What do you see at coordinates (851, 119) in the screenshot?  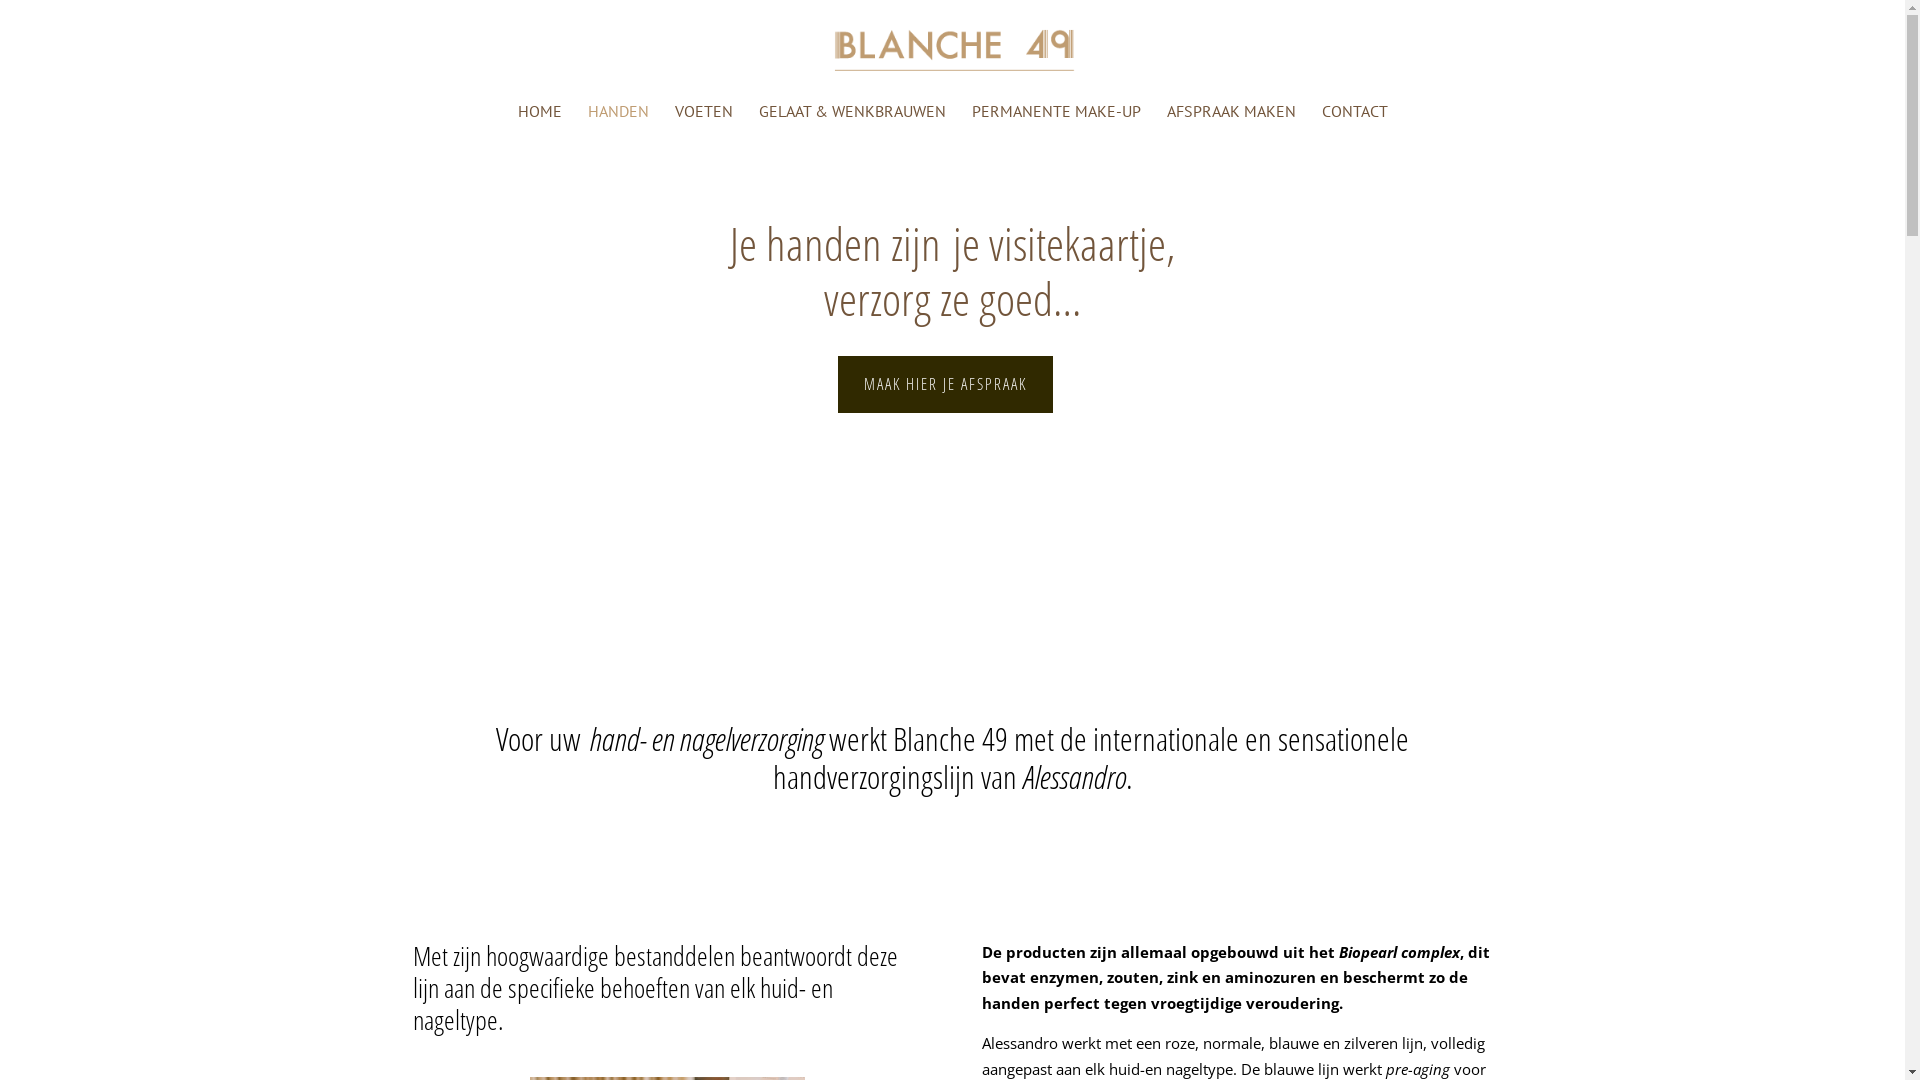 I see `'GELAAT & WENKBRAUWEN'` at bounding box center [851, 119].